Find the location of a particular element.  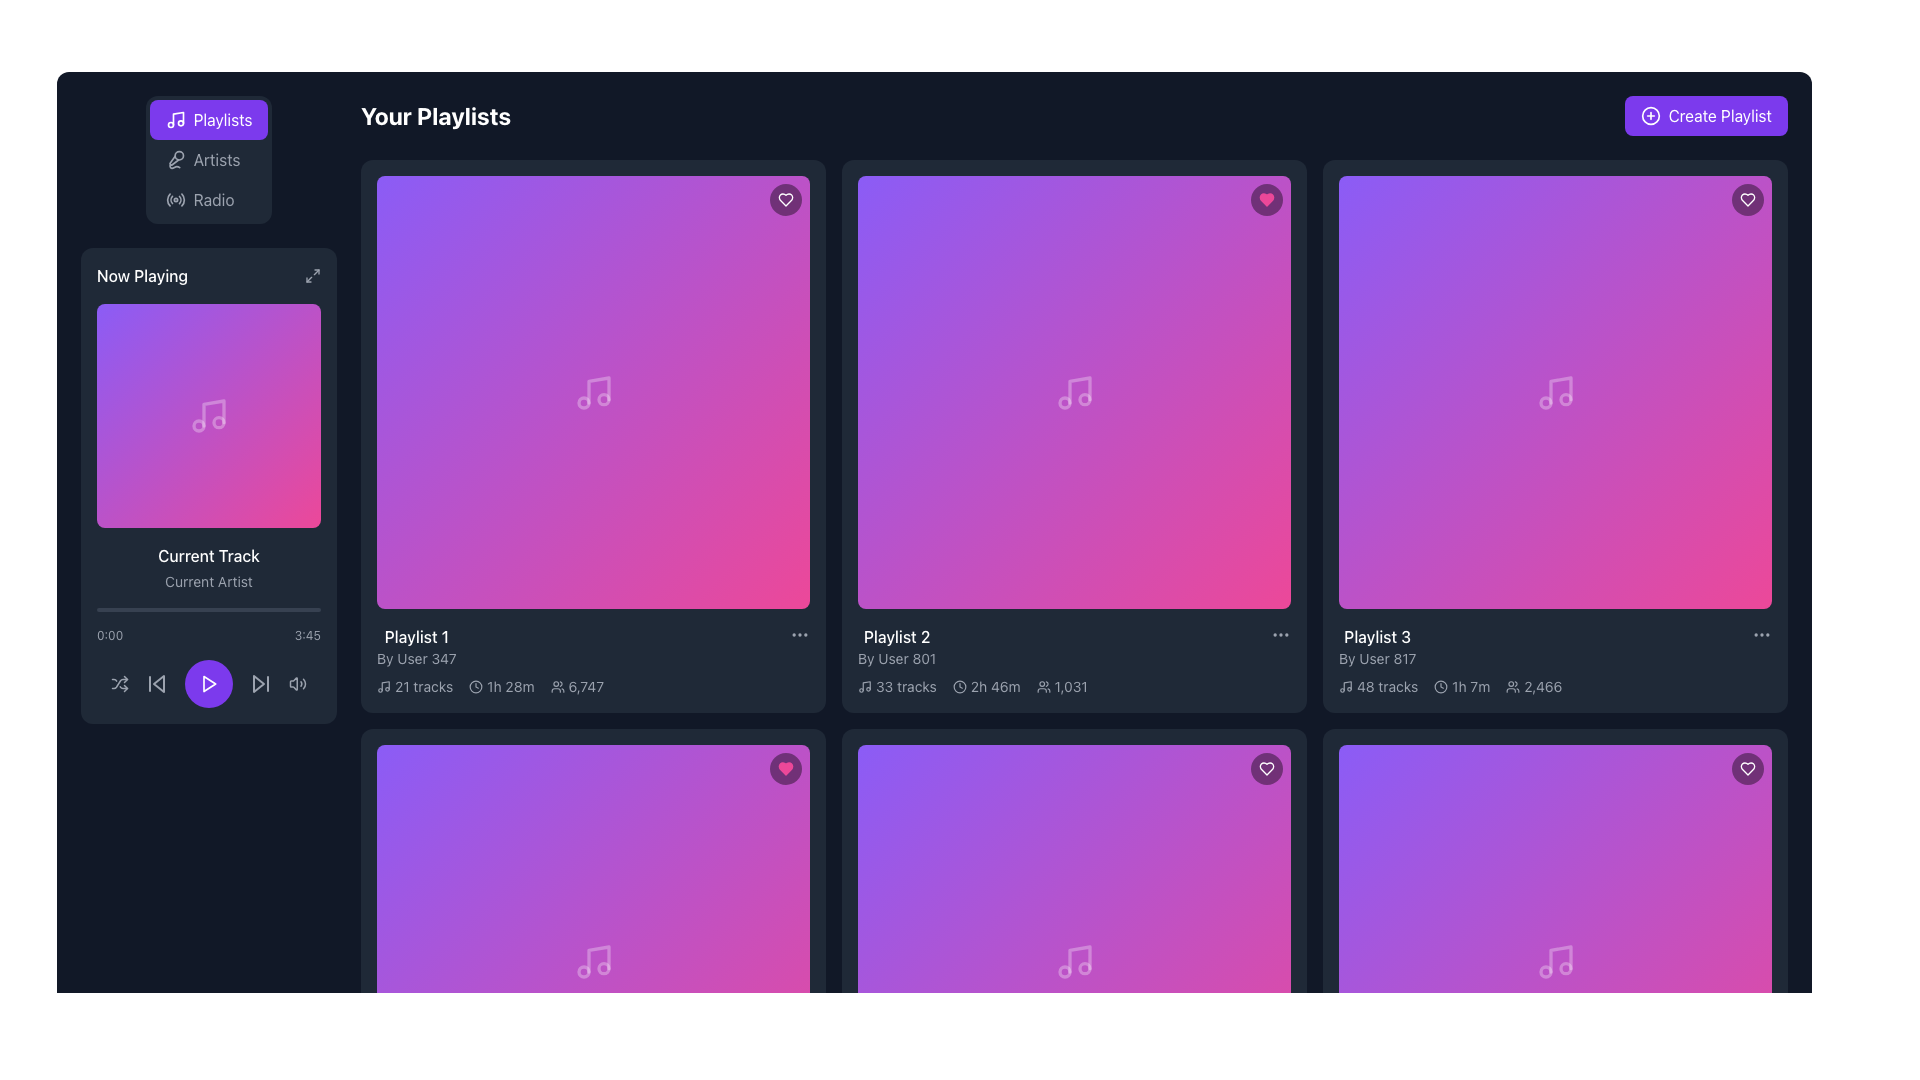

the play icon within the thumbnail of 'Playlist 1' is located at coordinates (593, 392).